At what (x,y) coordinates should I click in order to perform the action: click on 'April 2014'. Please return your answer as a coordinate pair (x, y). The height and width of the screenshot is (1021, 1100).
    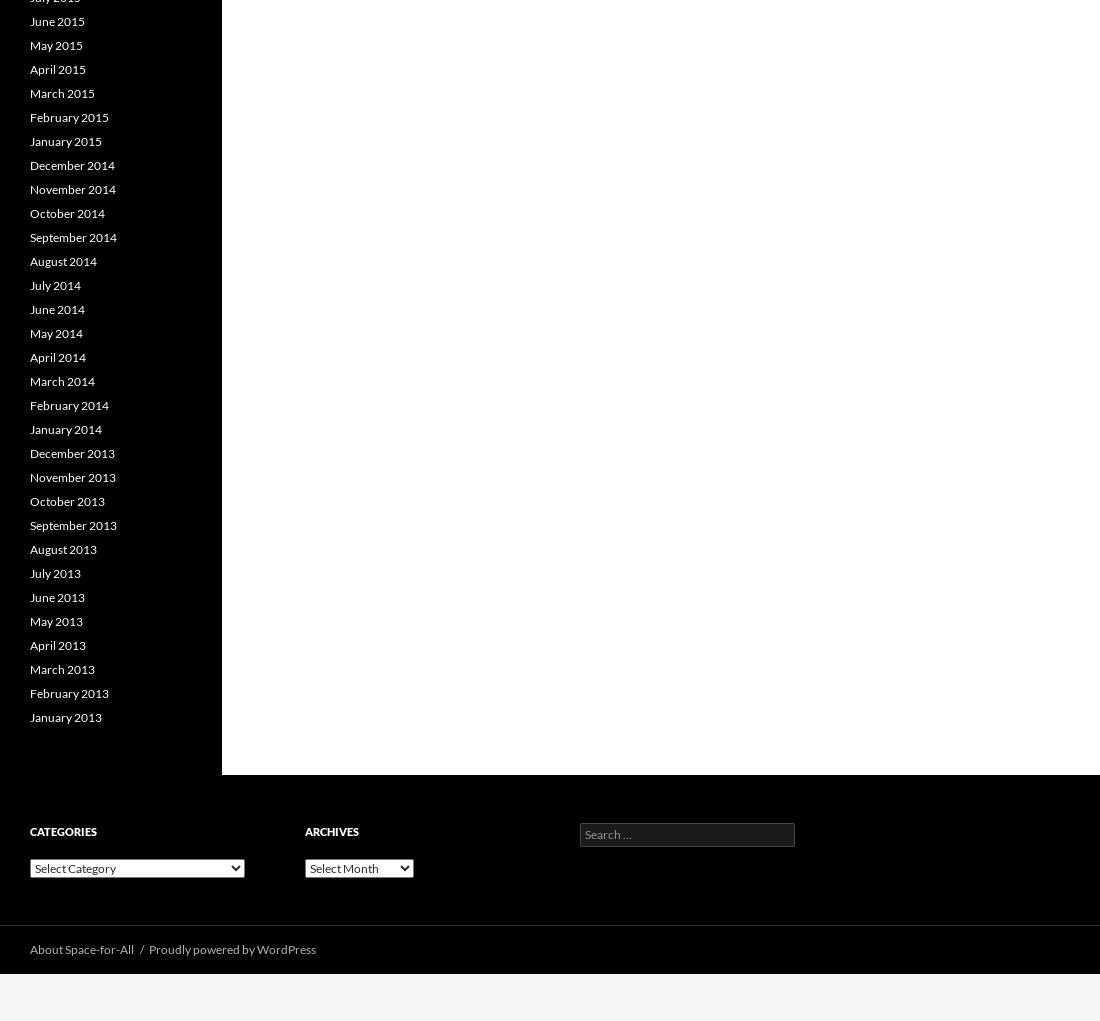
    Looking at the image, I should click on (56, 357).